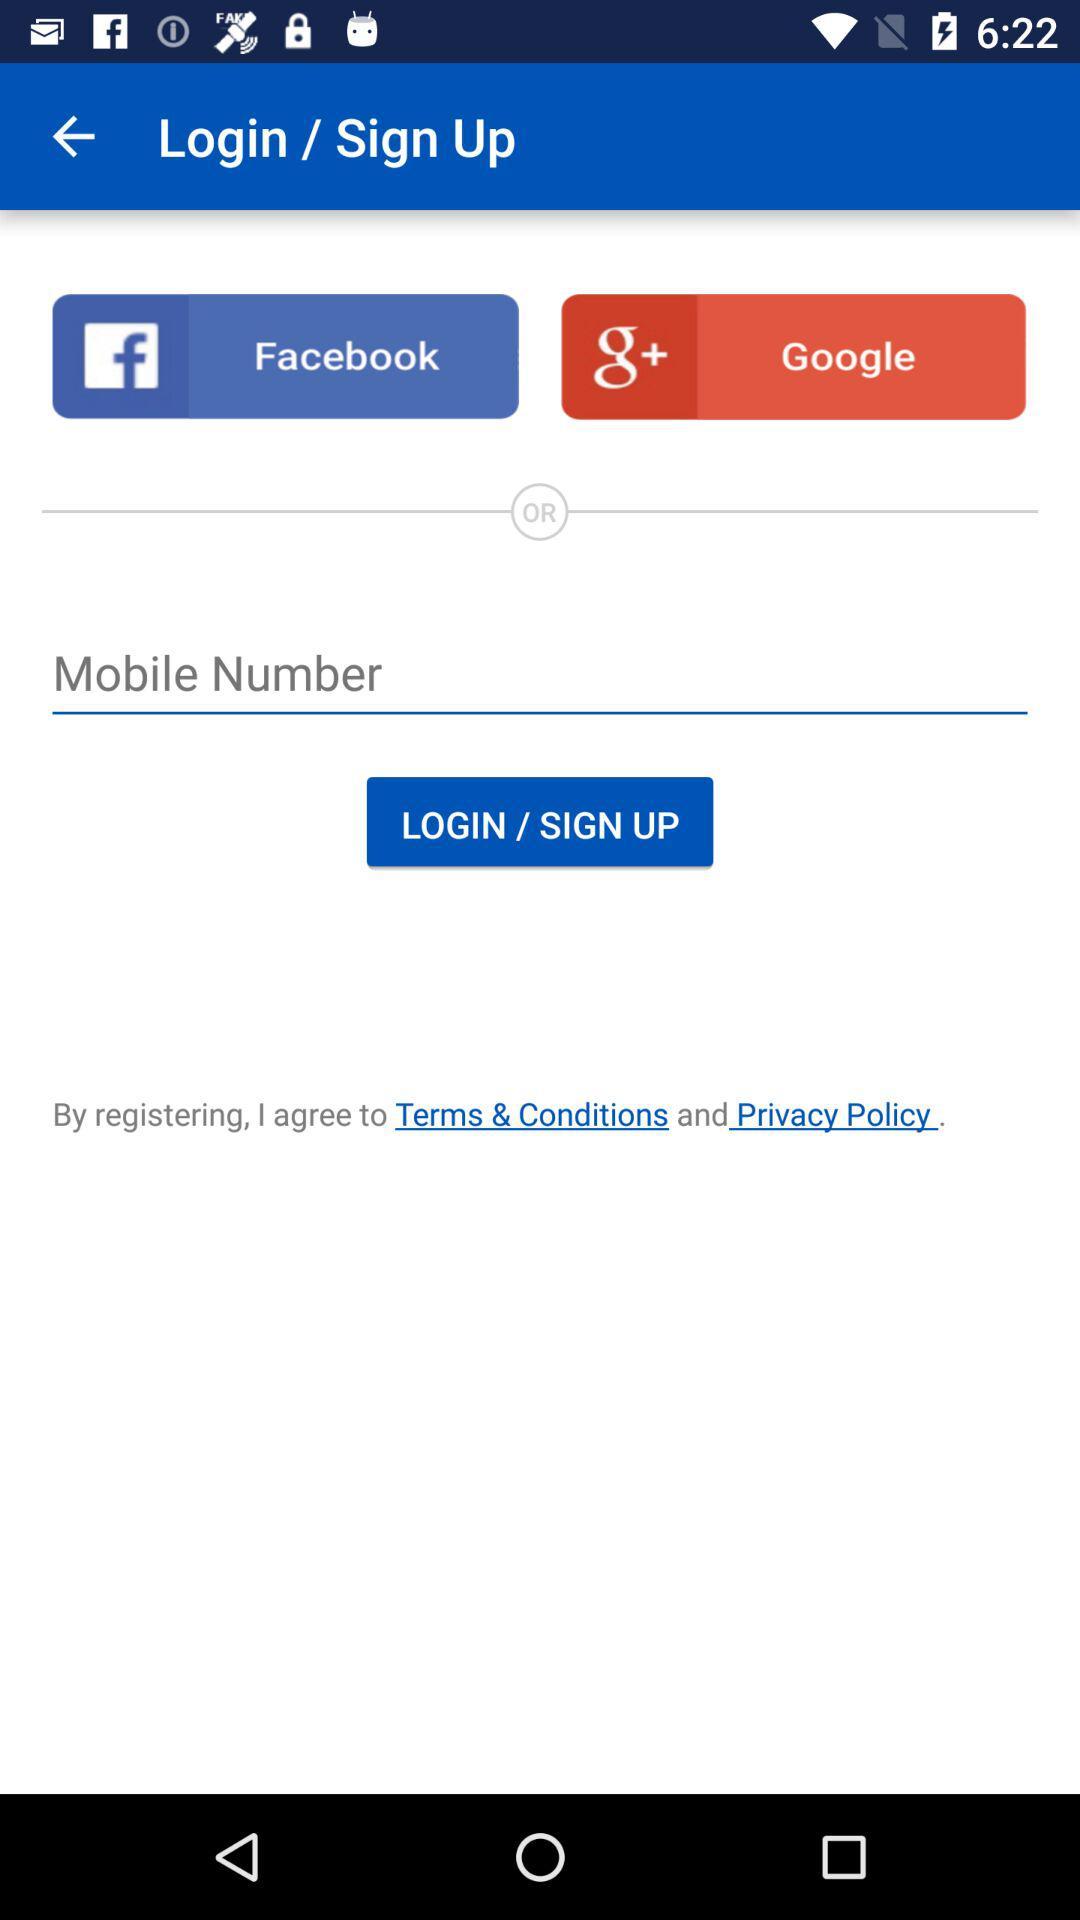 This screenshot has height=1920, width=1080. What do you see at coordinates (540, 675) in the screenshot?
I see `your phone` at bounding box center [540, 675].